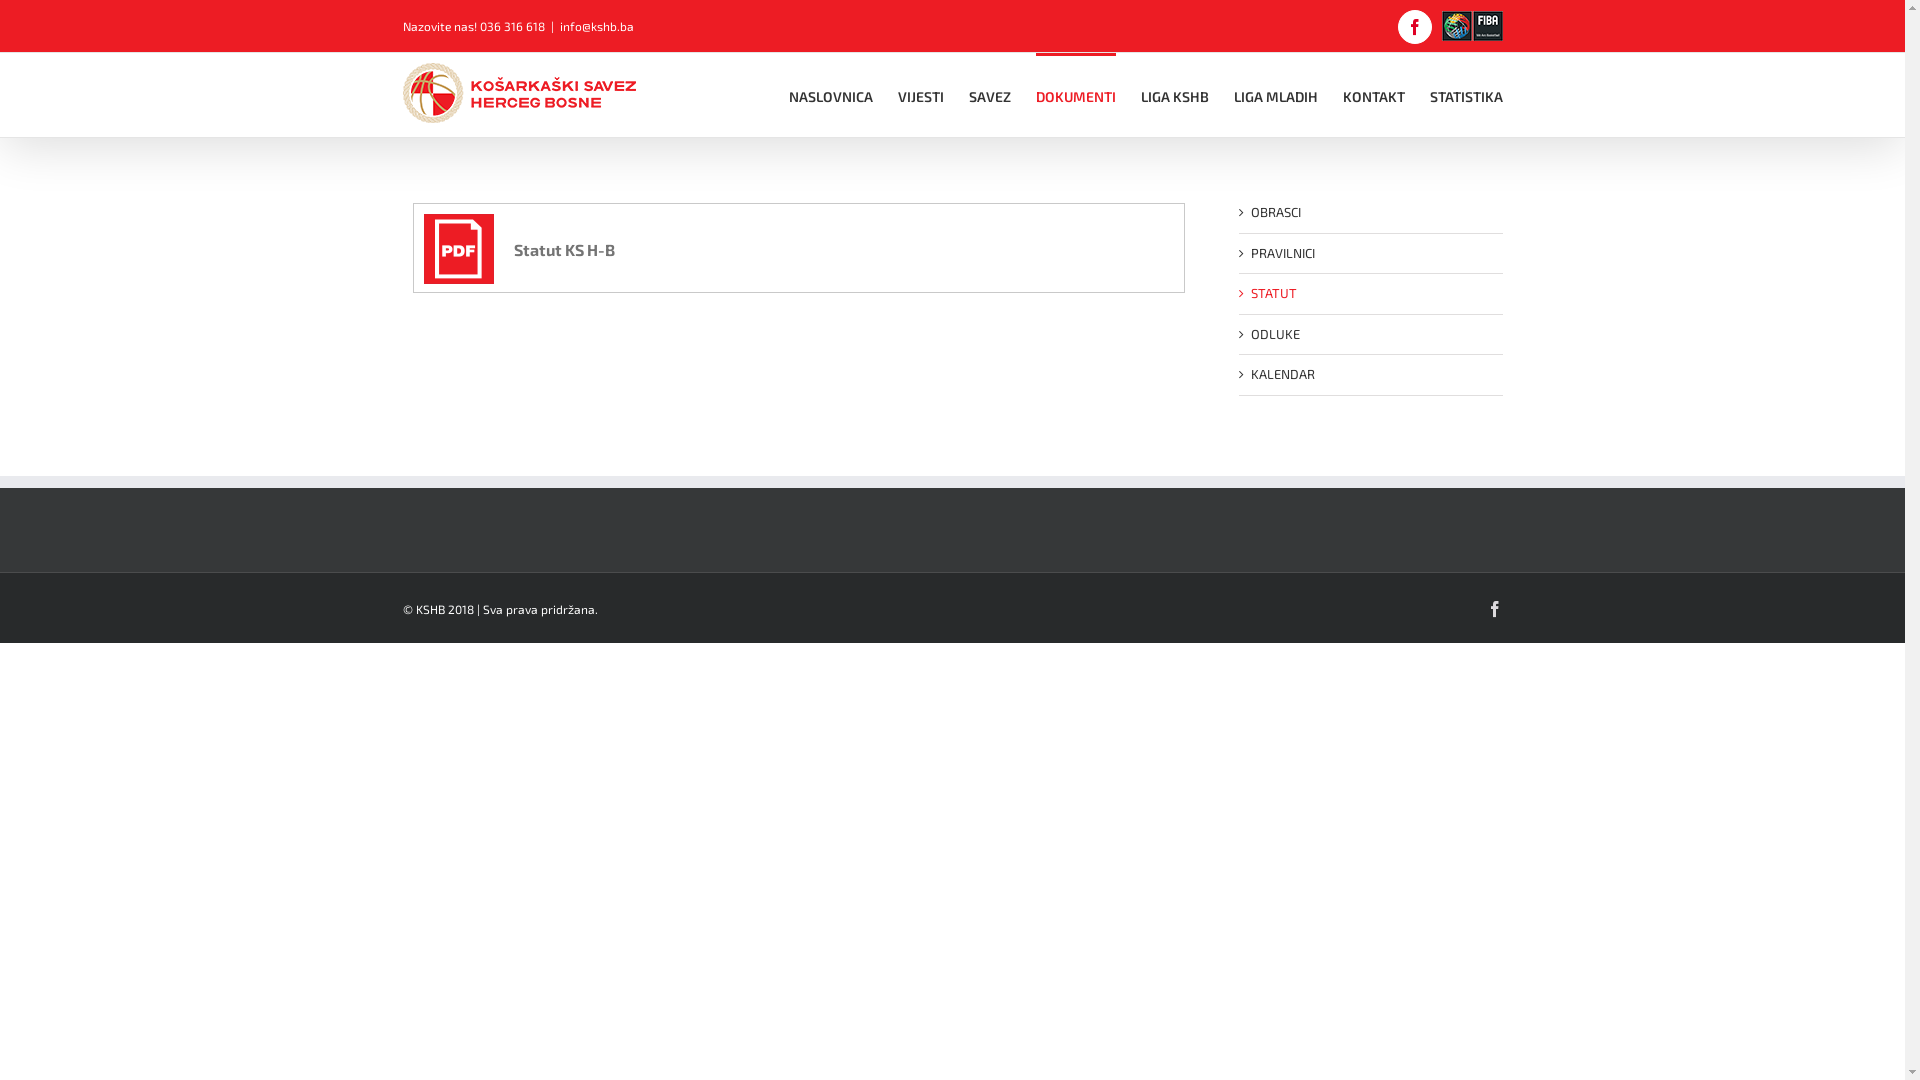 The image size is (1920, 1080). Describe the element at coordinates (1281, 250) in the screenshot. I see `'PRAVILNICI'` at that location.